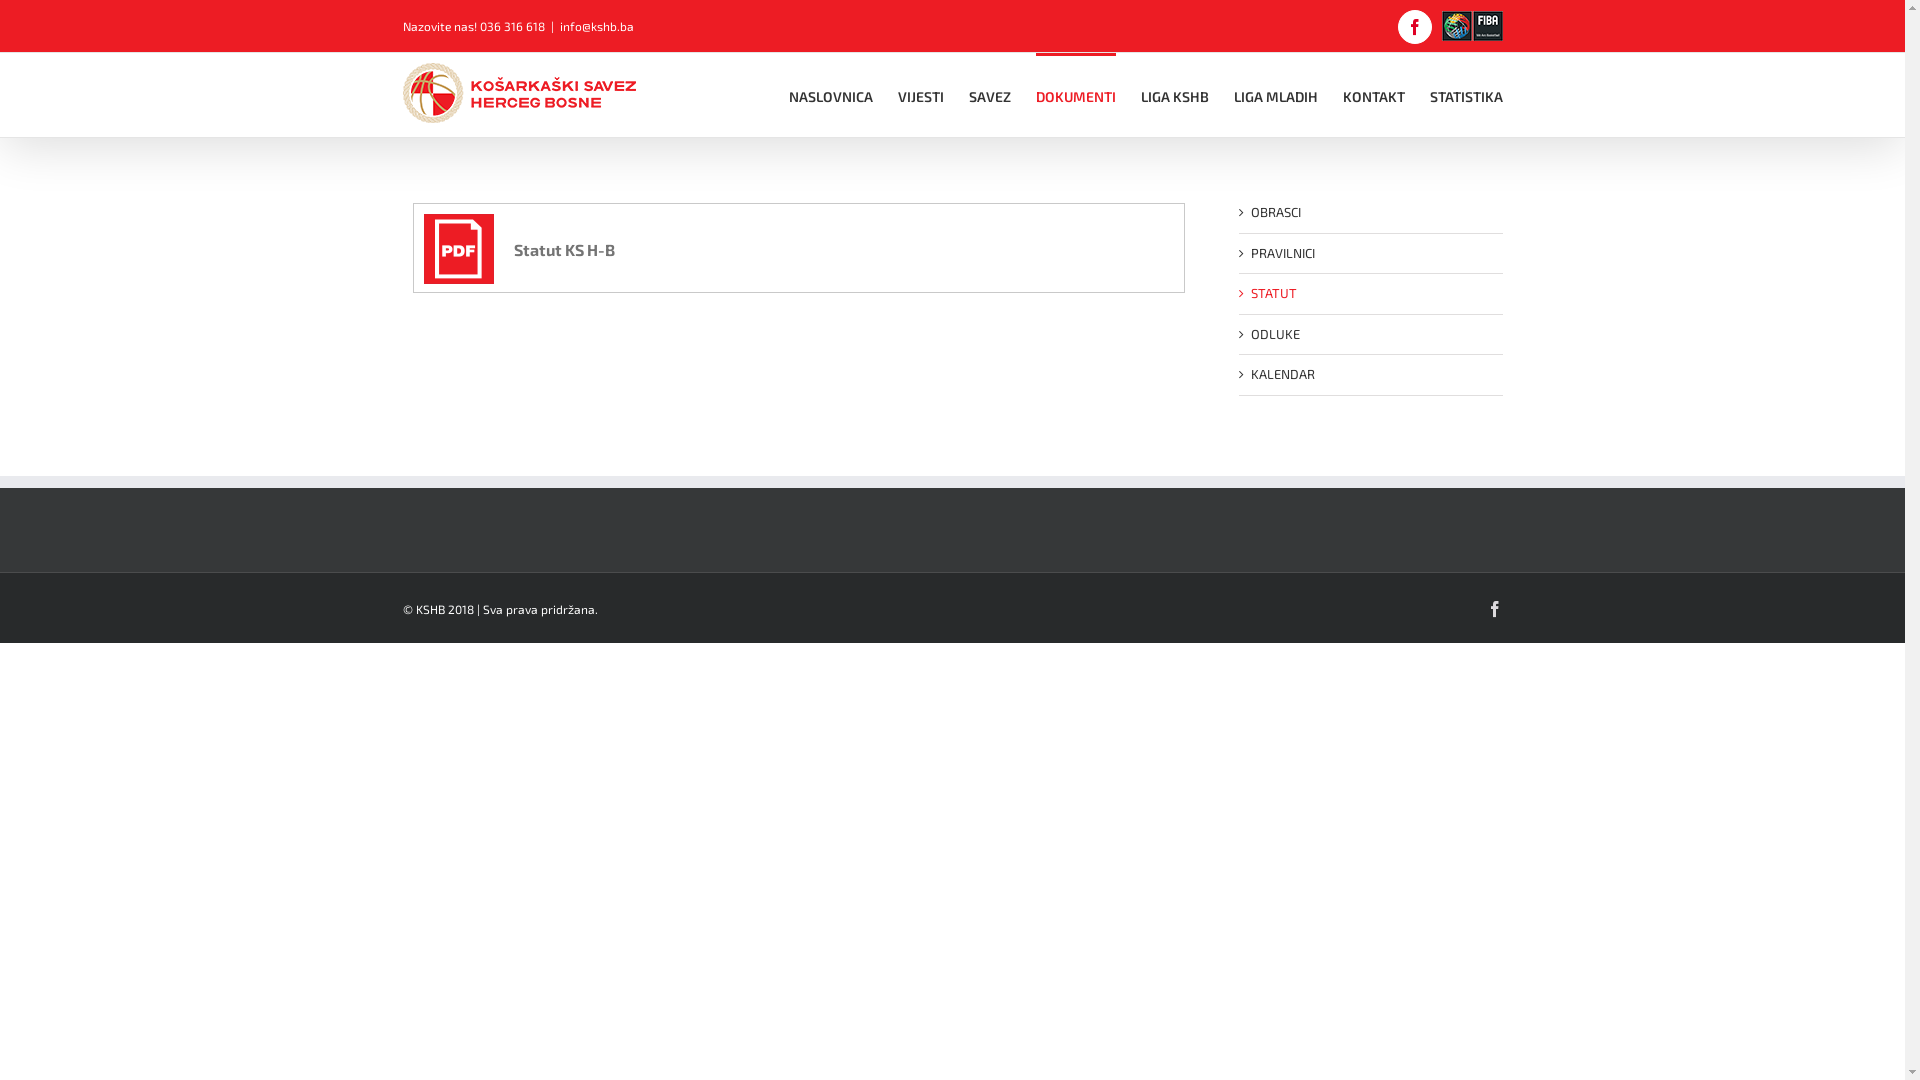 The image size is (1920, 1080). Describe the element at coordinates (1281, 250) in the screenshot. I see `'PRAVILNICI'` at that location.